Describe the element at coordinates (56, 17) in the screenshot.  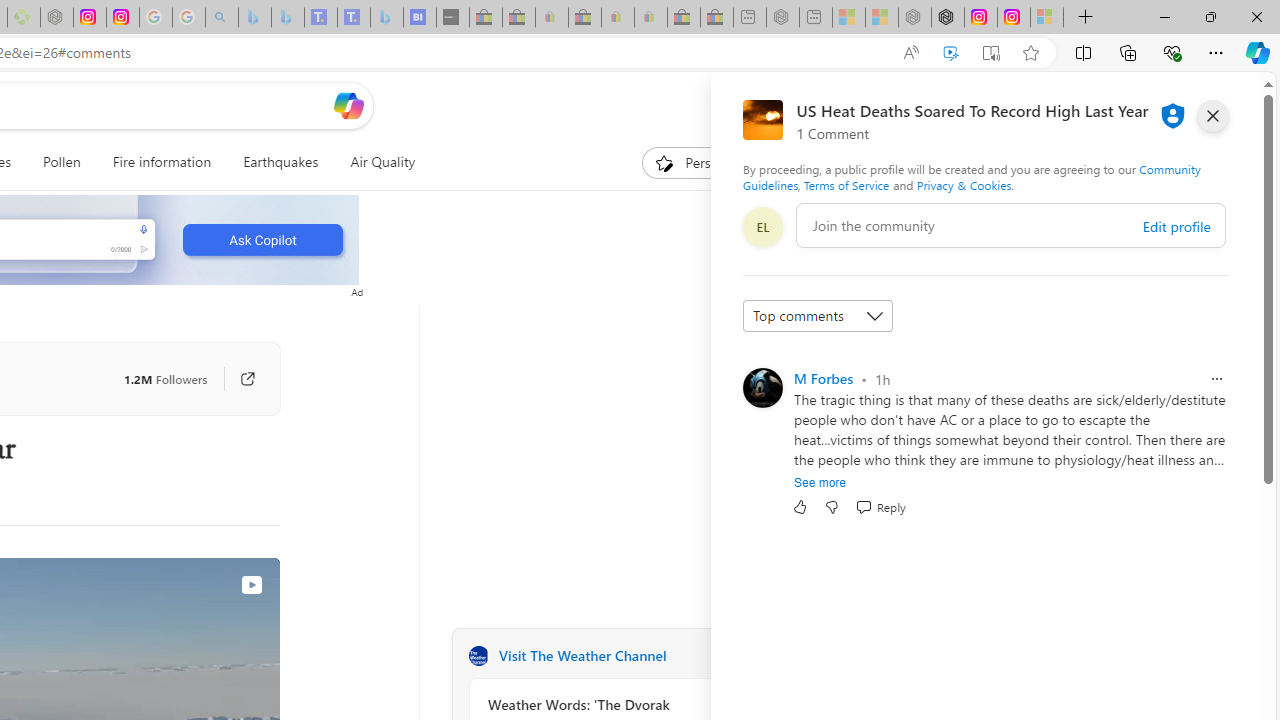
I see `'Nordace - Nordace Edin Collection - Sleeping'` at that location.